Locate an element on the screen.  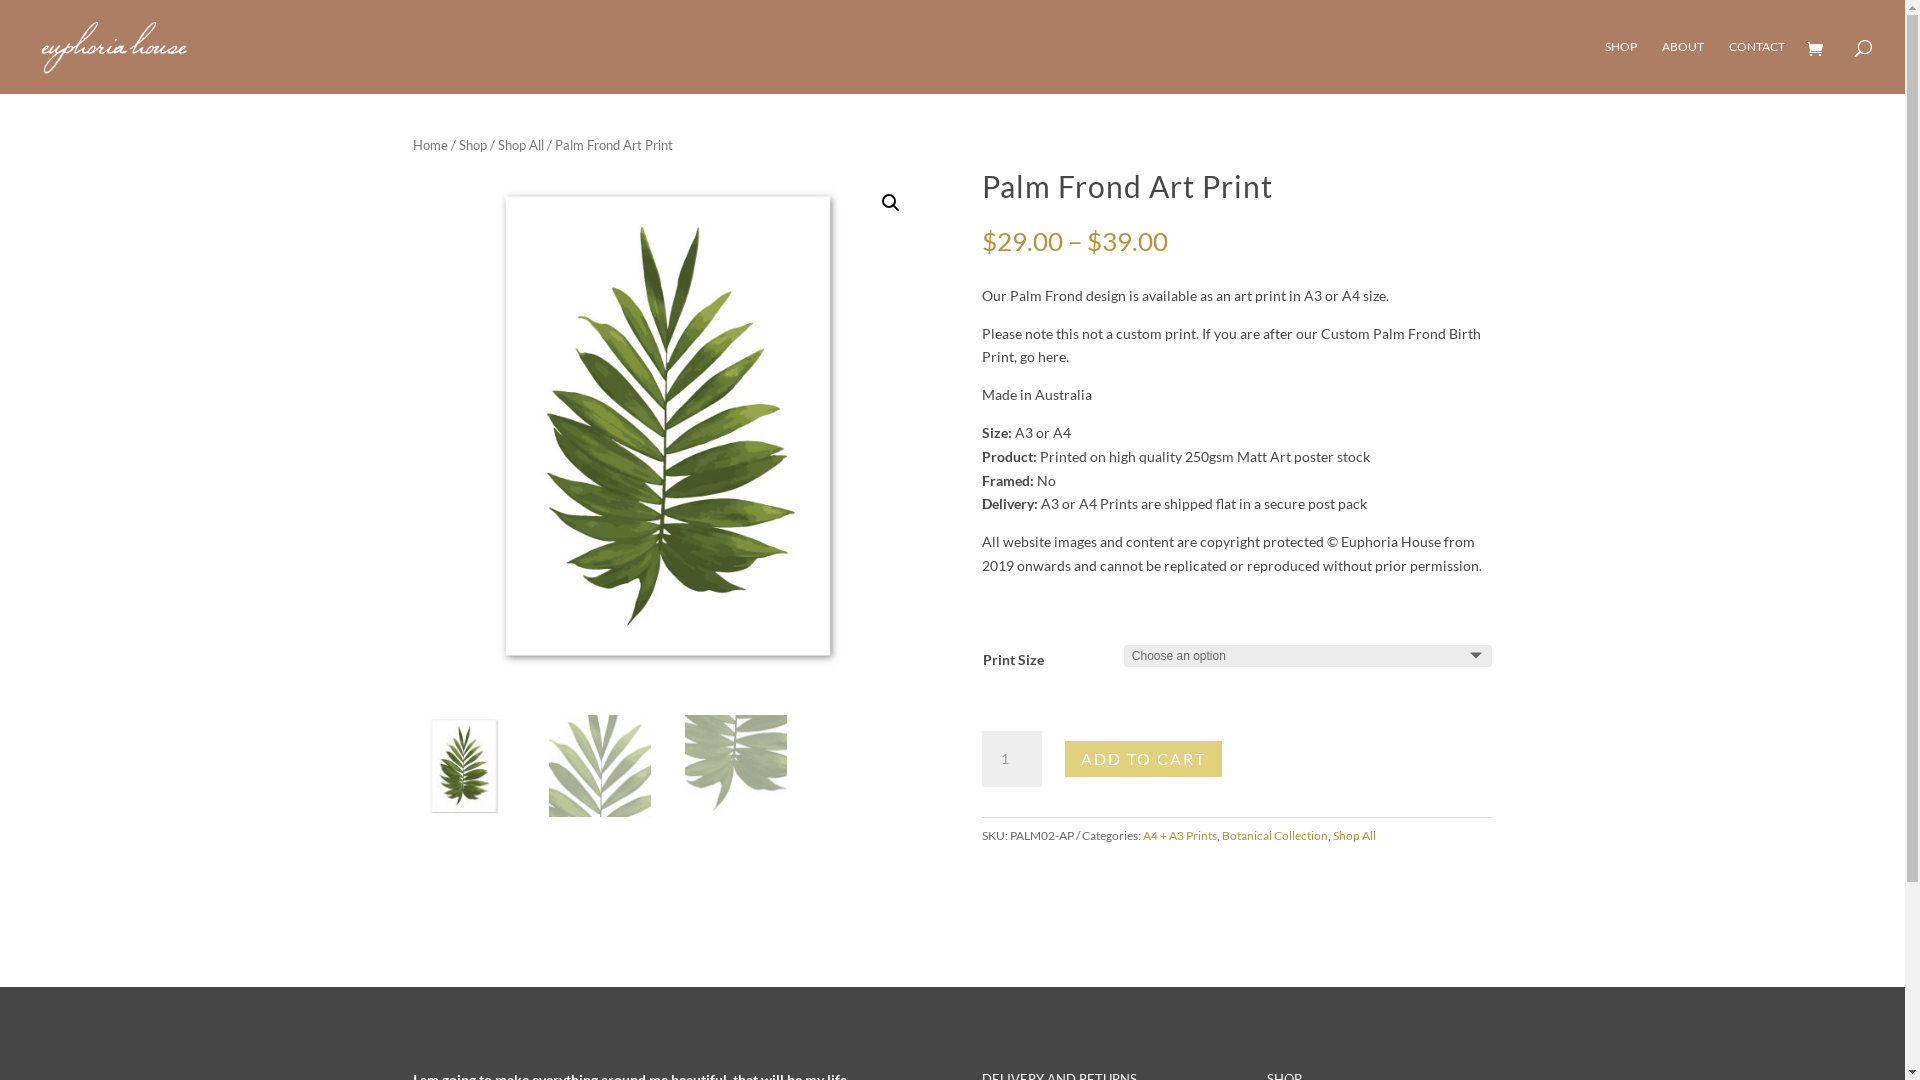
'CONTACT' is located at coordinates (1755, 65).